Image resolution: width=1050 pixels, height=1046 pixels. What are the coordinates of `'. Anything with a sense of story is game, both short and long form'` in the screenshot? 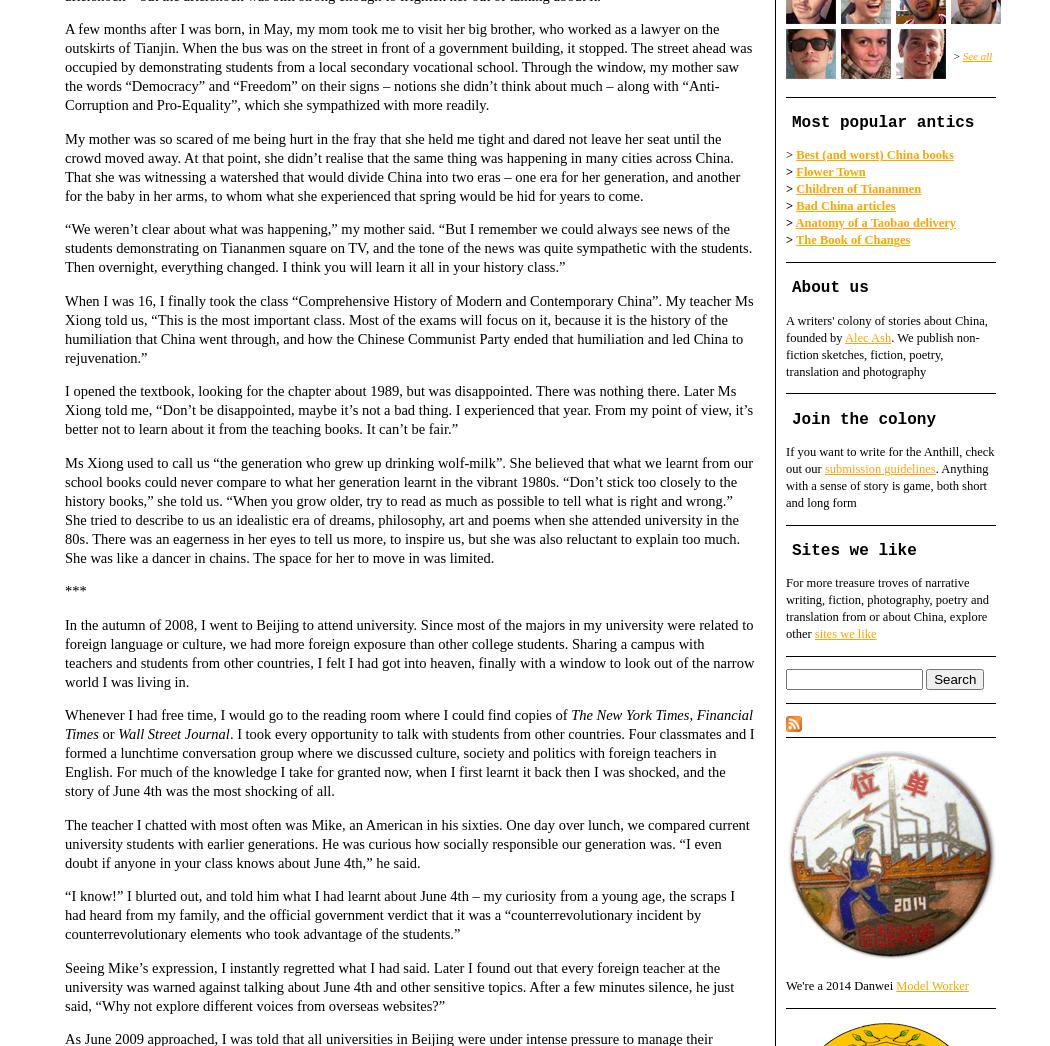 It's located at (886, 485).